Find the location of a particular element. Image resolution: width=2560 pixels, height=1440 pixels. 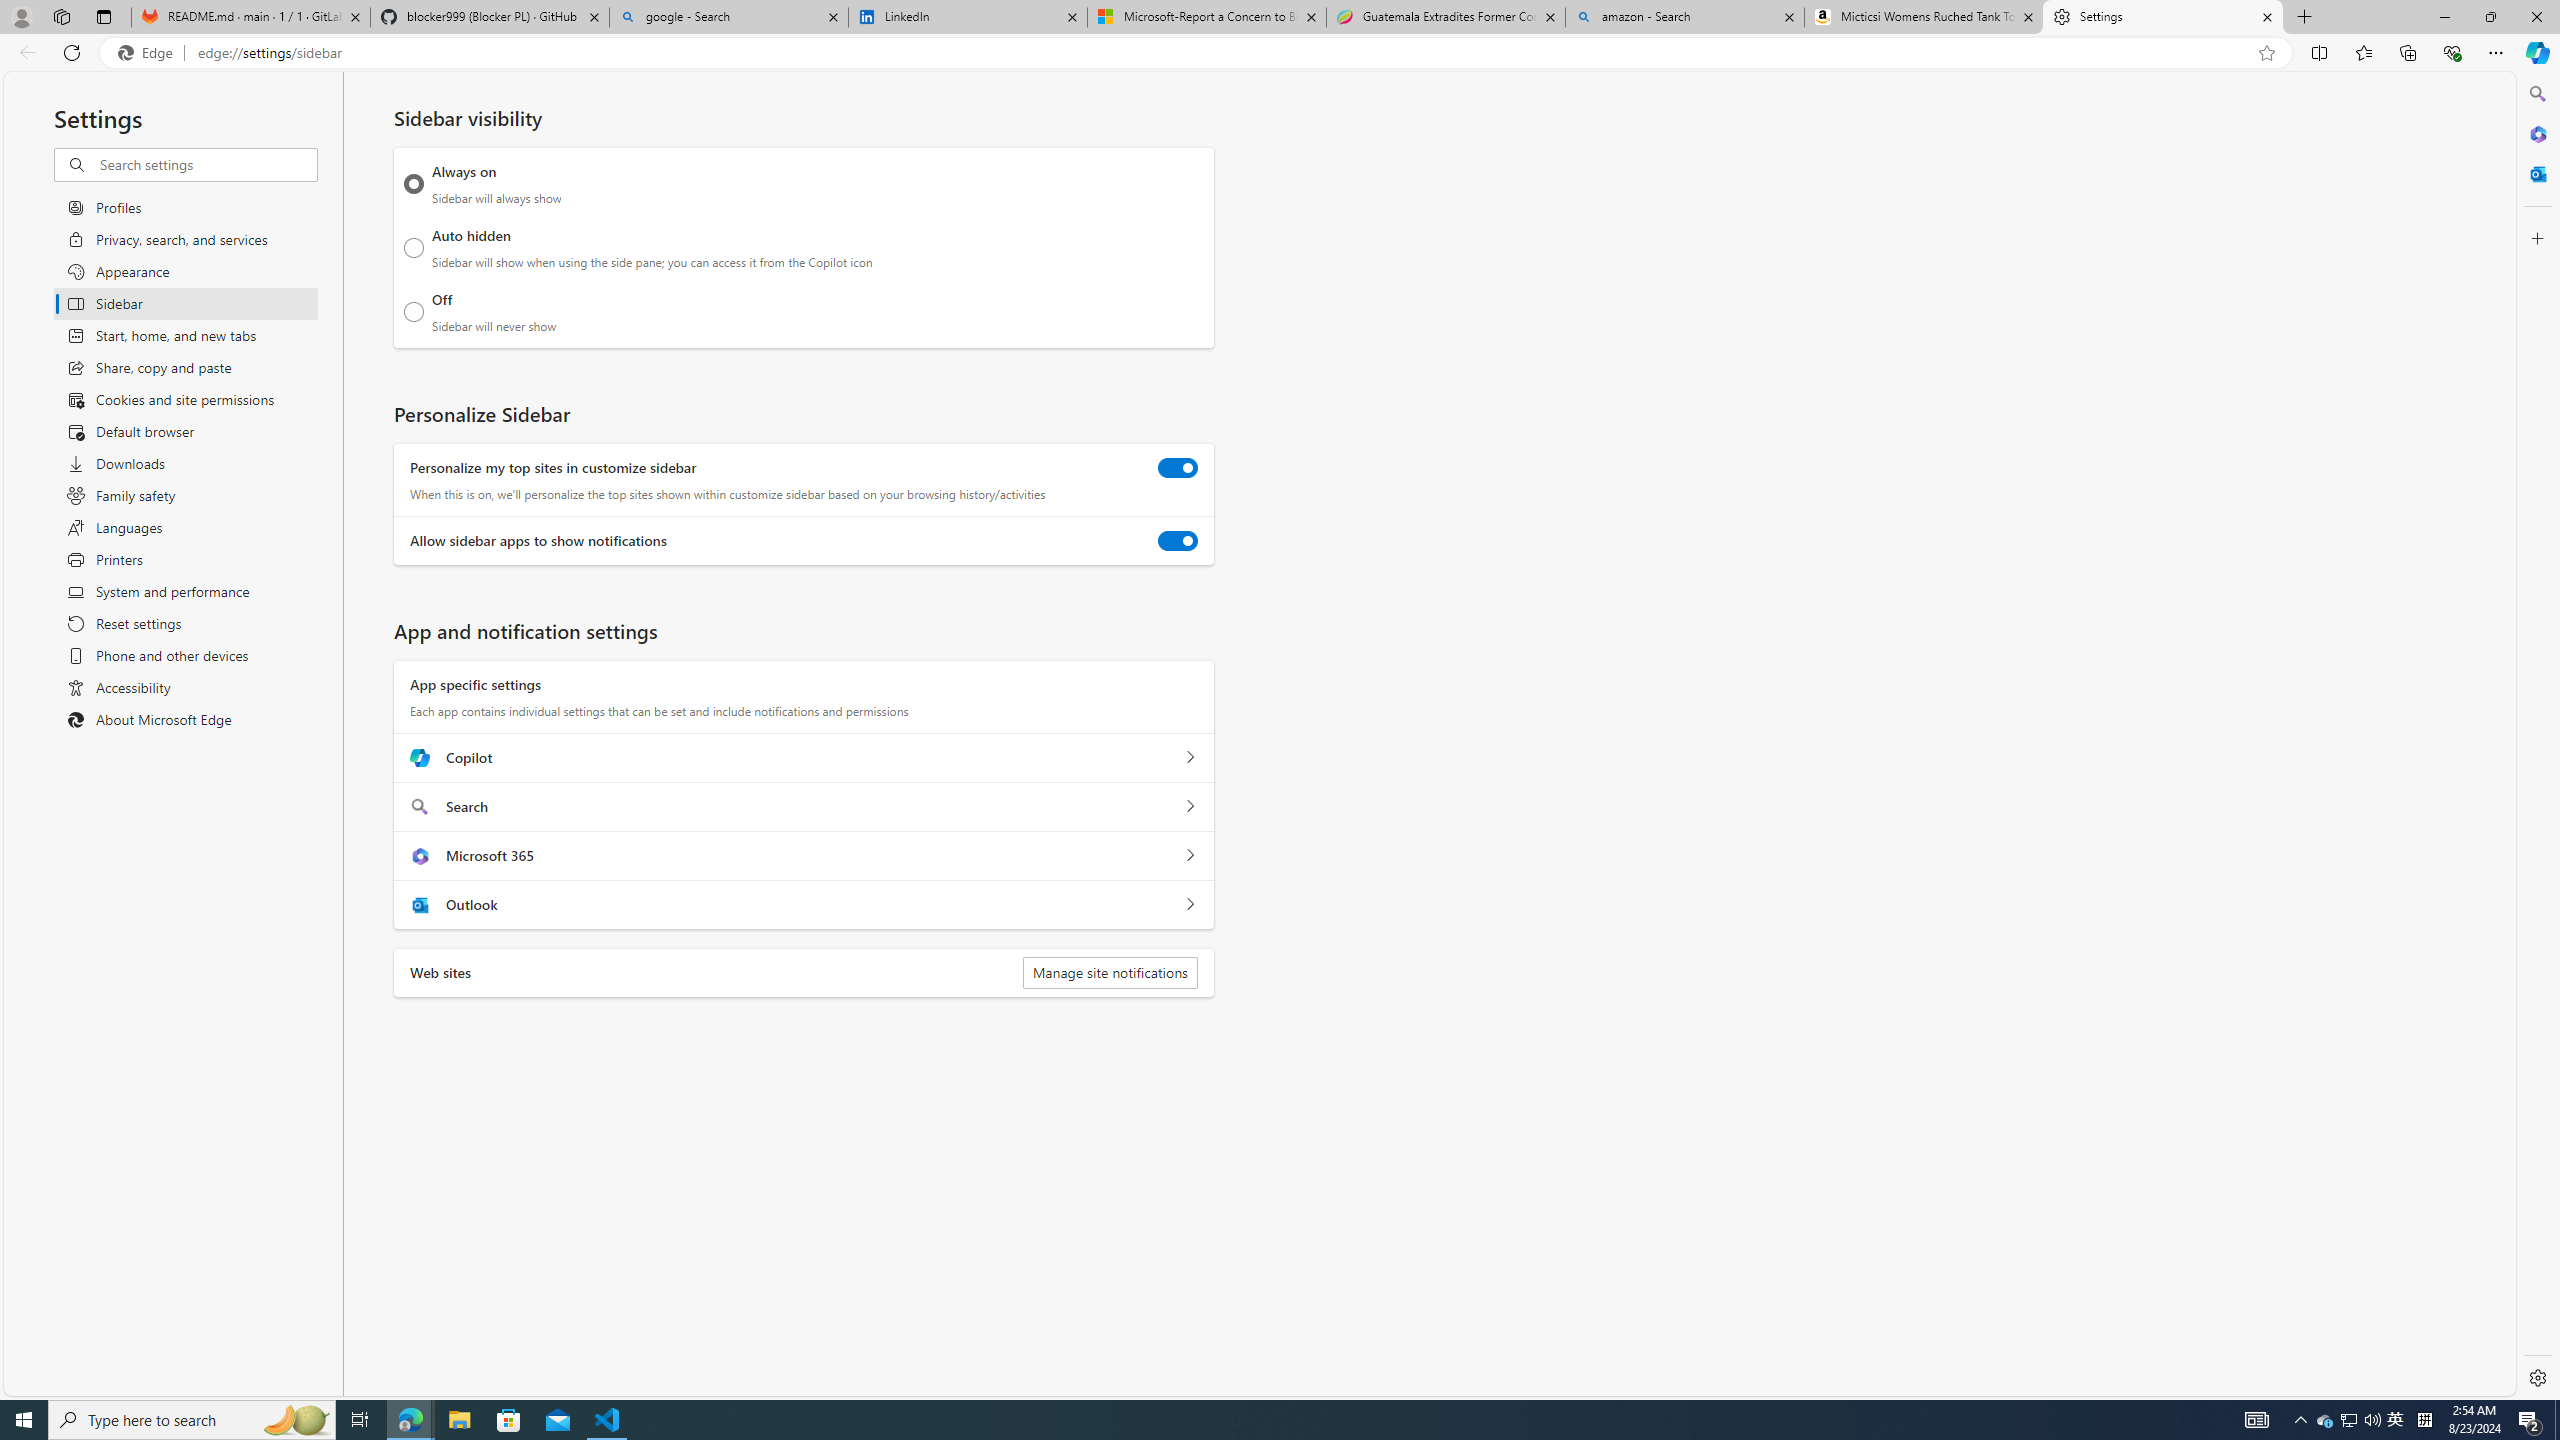

'LinkedIn' is located at coordinates (966, 16).